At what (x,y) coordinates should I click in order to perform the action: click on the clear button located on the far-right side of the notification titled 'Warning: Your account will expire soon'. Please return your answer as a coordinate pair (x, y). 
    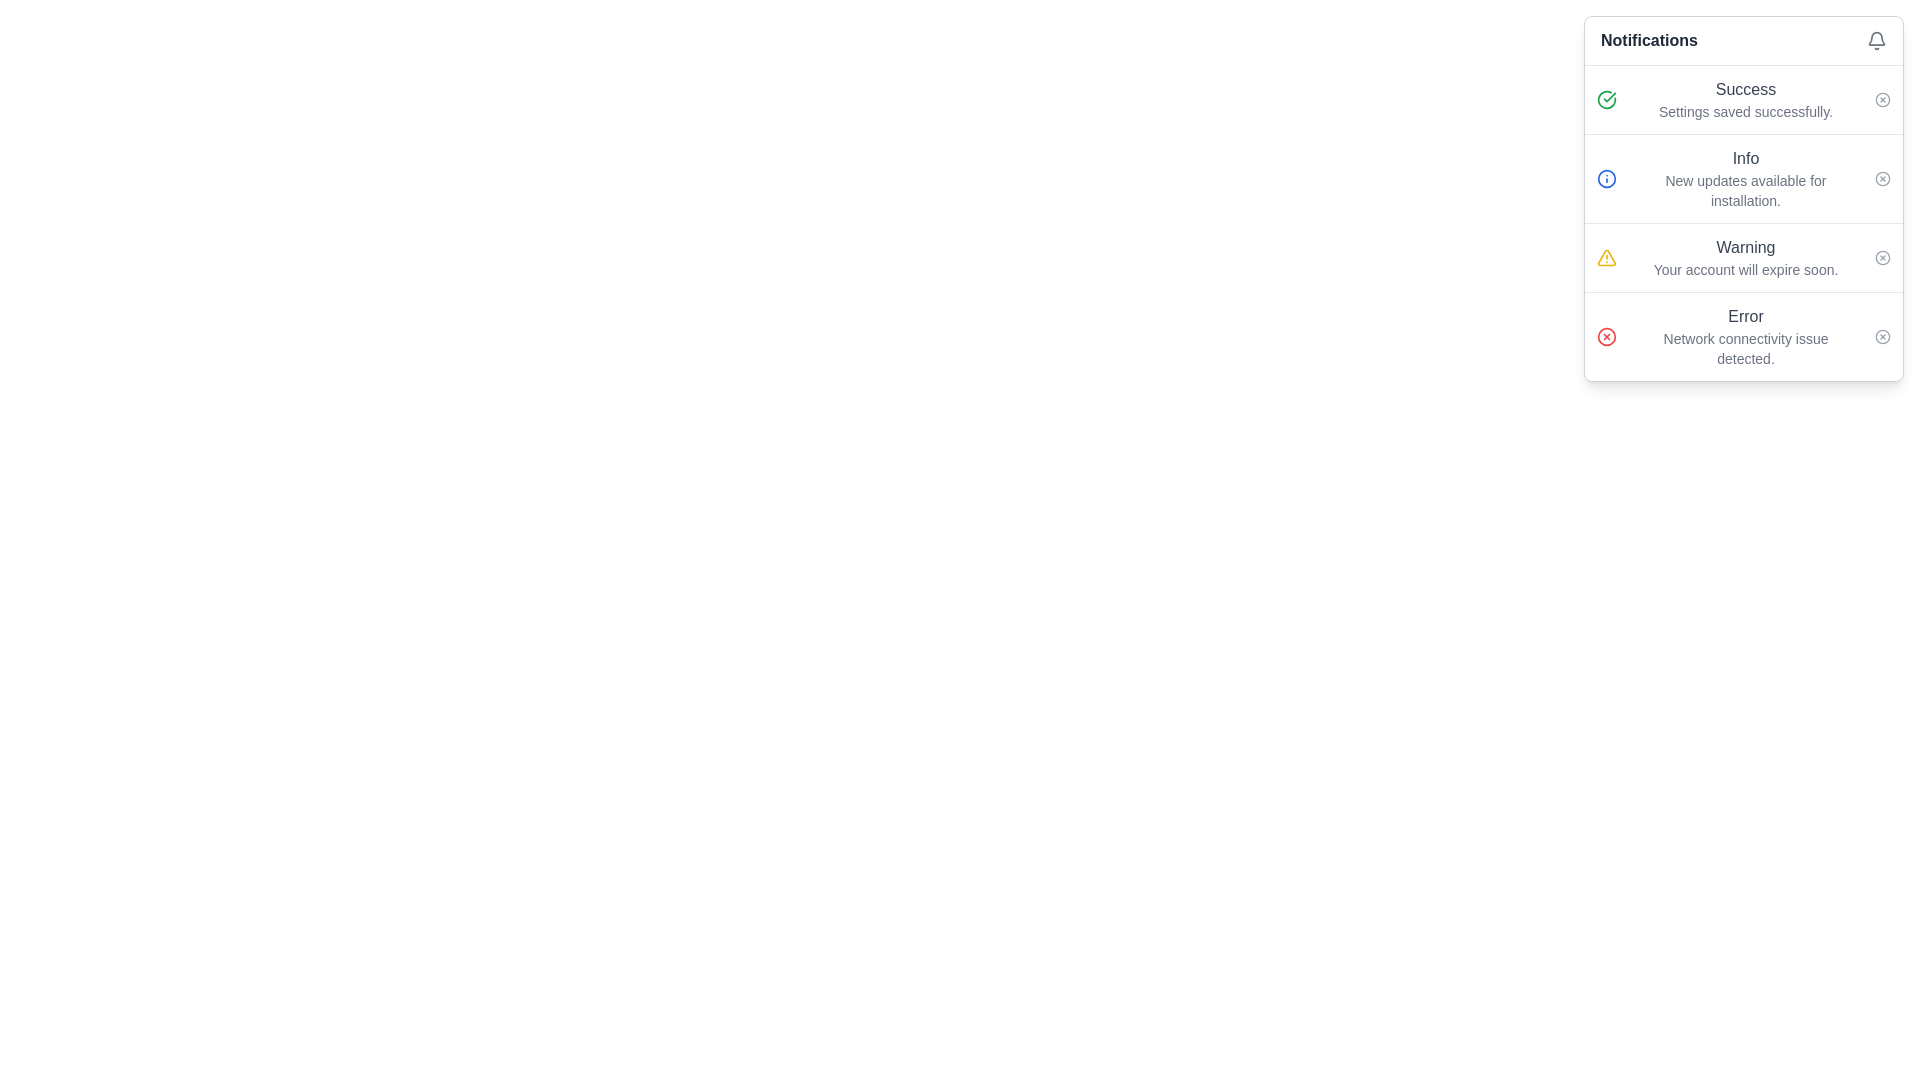
    Looking at the image, I should click on (1881, 257).